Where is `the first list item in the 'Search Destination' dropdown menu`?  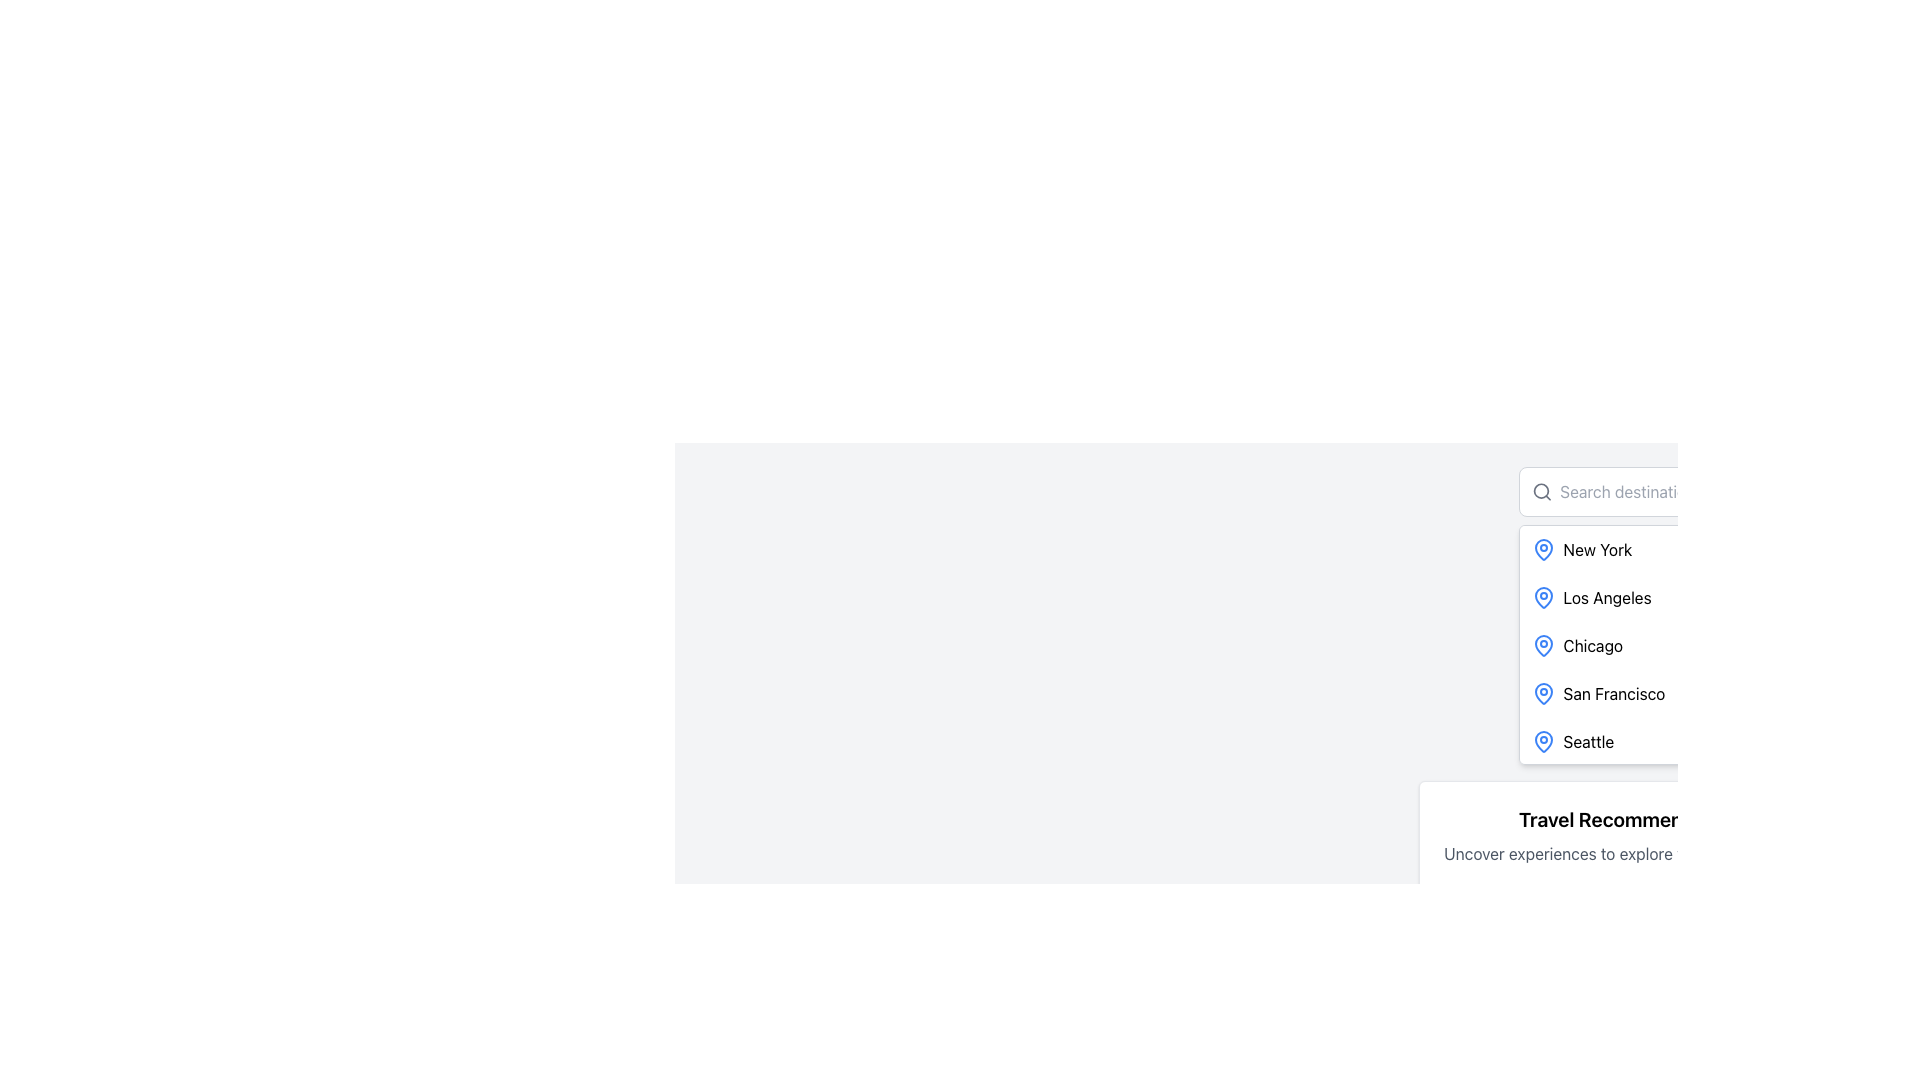 the first list item in the 'Search Destination' dropdown menu is located at coordinates (1635, 550).